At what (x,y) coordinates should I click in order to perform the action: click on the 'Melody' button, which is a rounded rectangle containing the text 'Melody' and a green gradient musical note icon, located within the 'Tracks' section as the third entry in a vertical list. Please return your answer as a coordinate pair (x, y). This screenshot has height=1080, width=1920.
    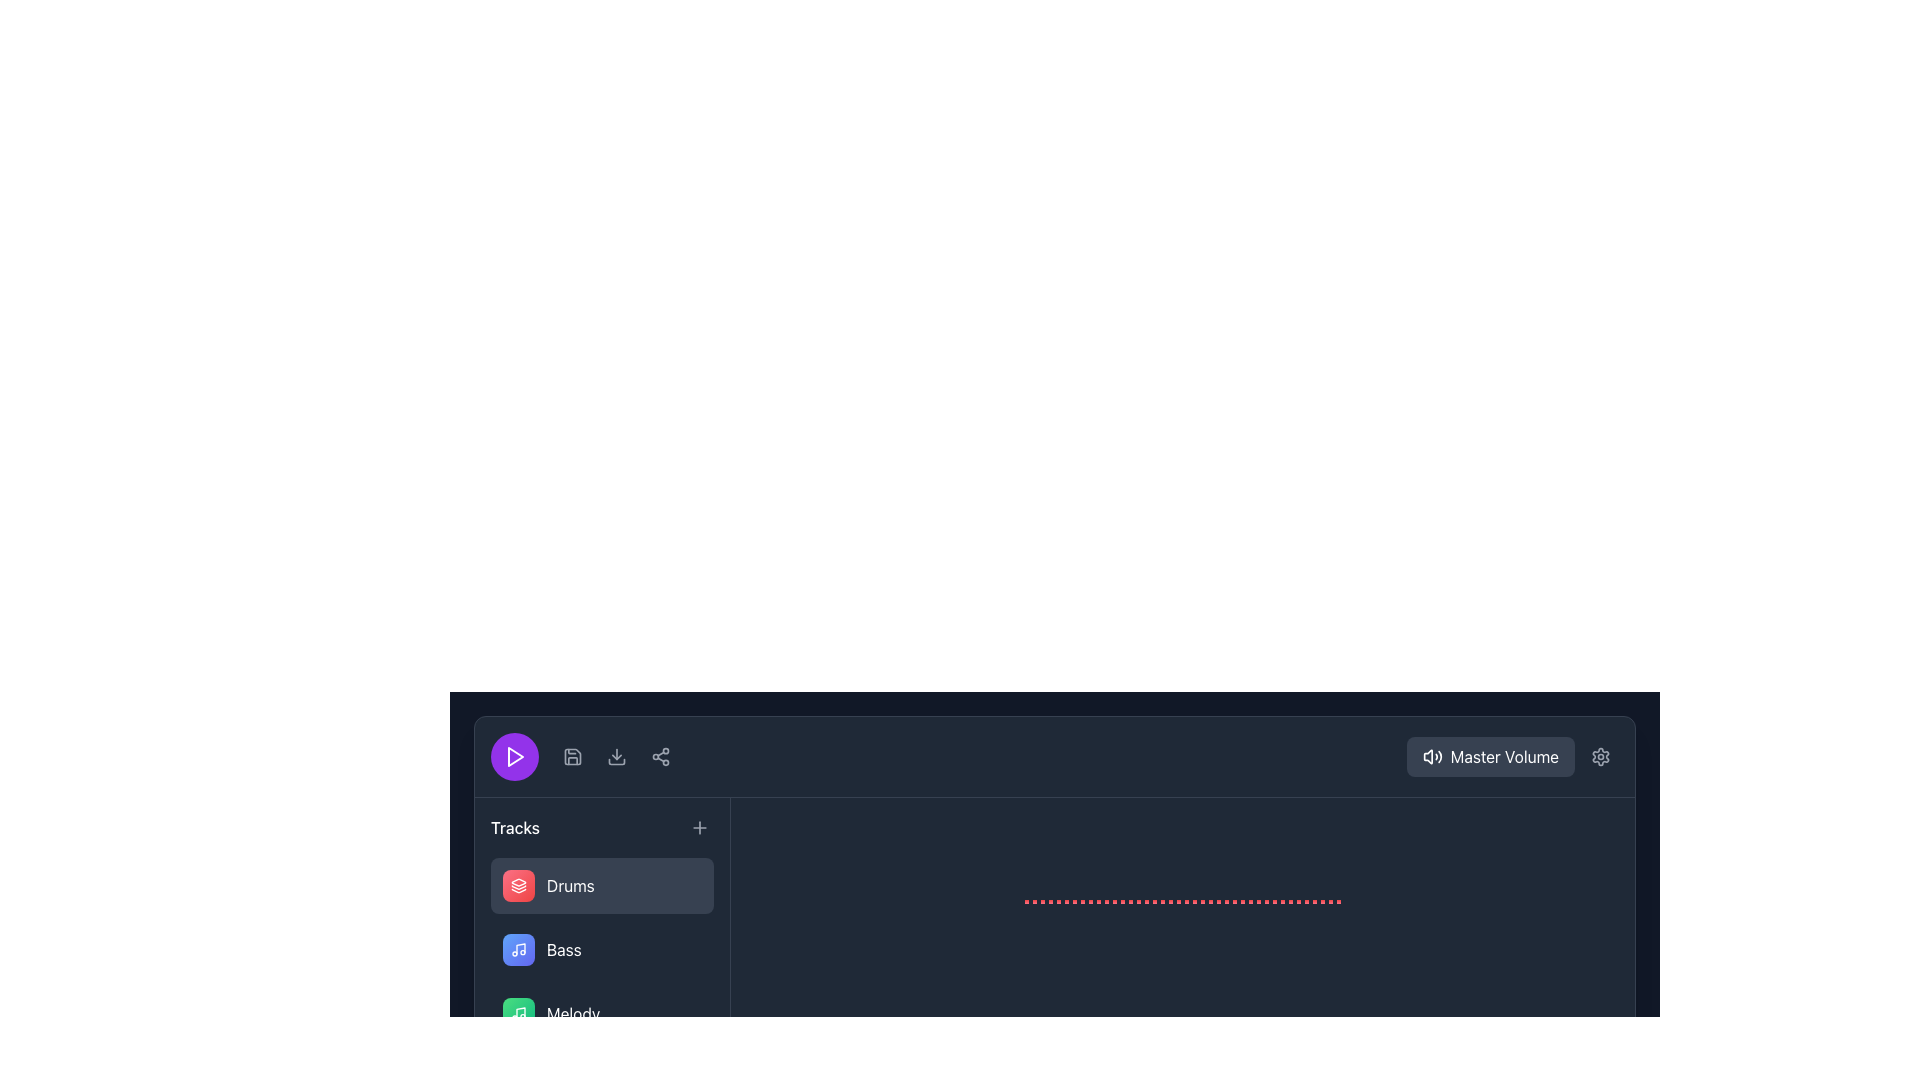
    Looking at the image, I should click on (601, 1014).